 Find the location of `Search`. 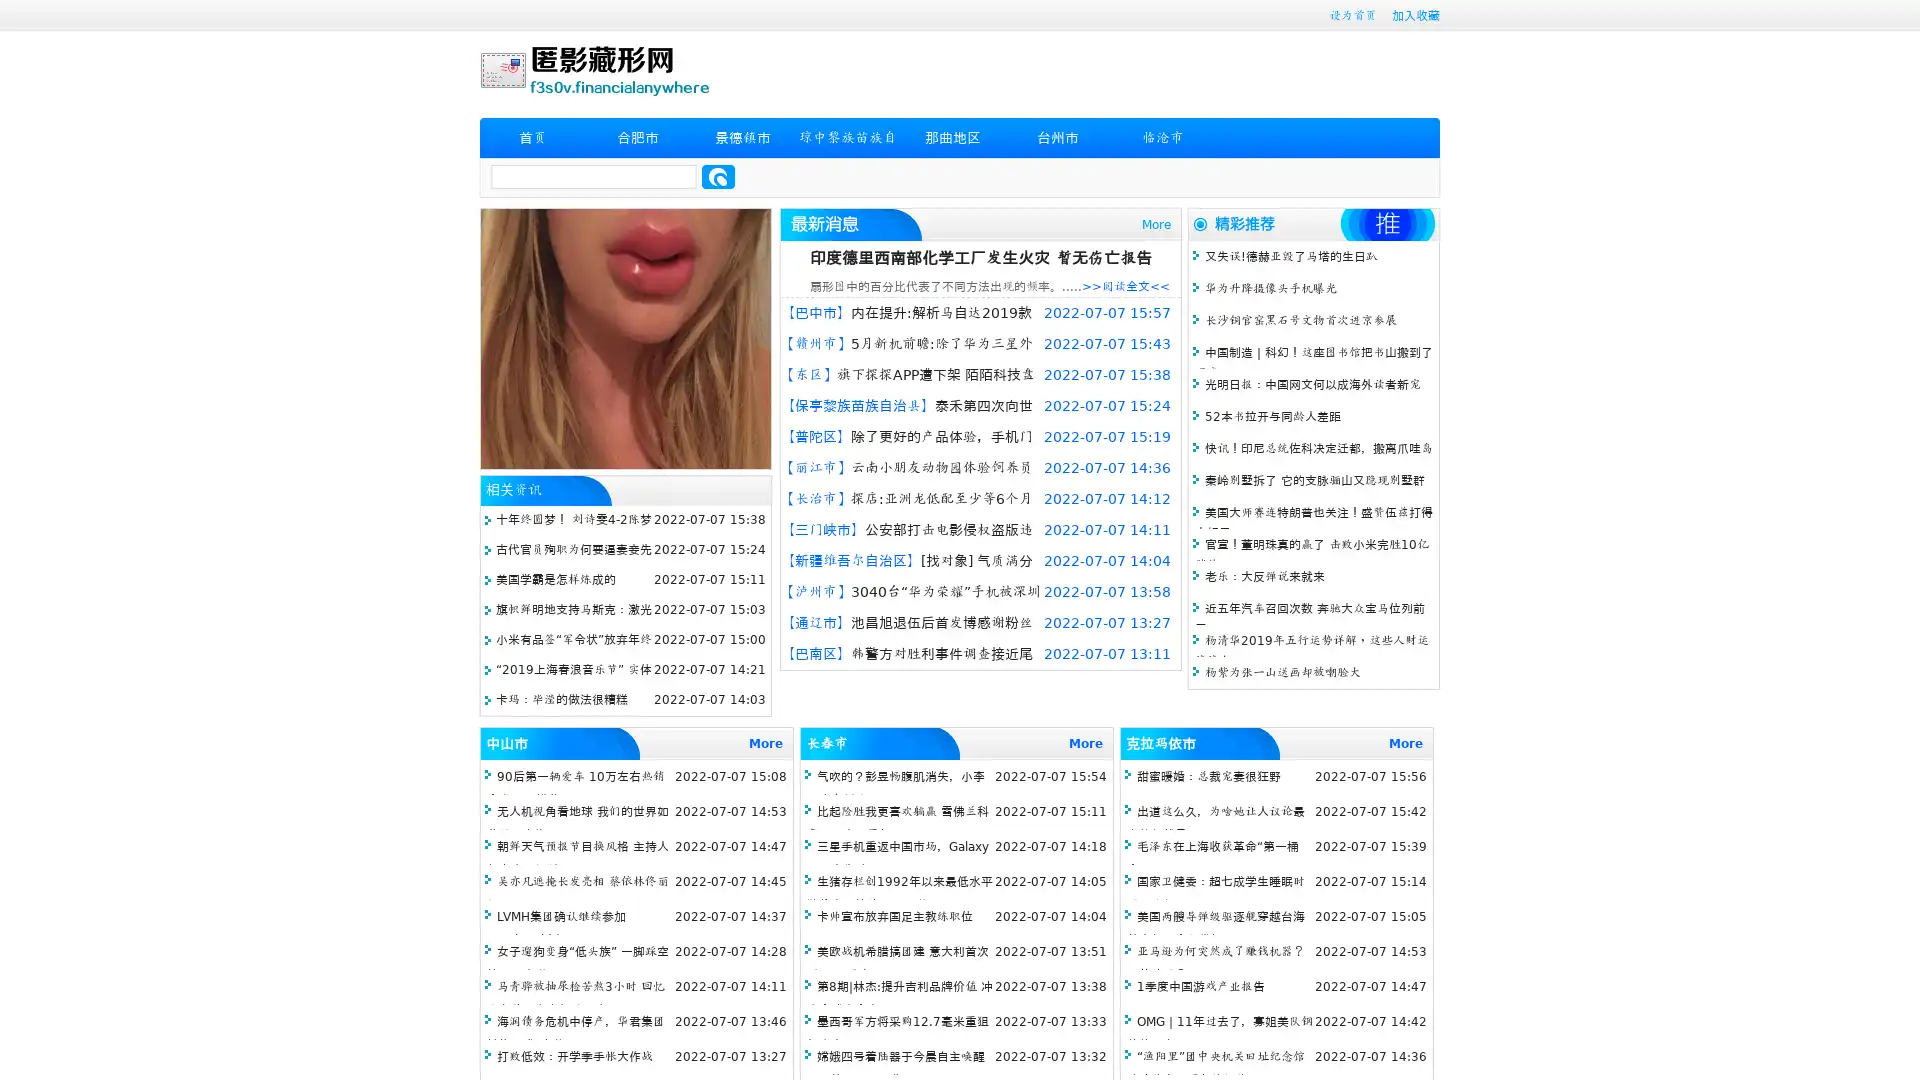

Search is located at coordinates (718, 176).